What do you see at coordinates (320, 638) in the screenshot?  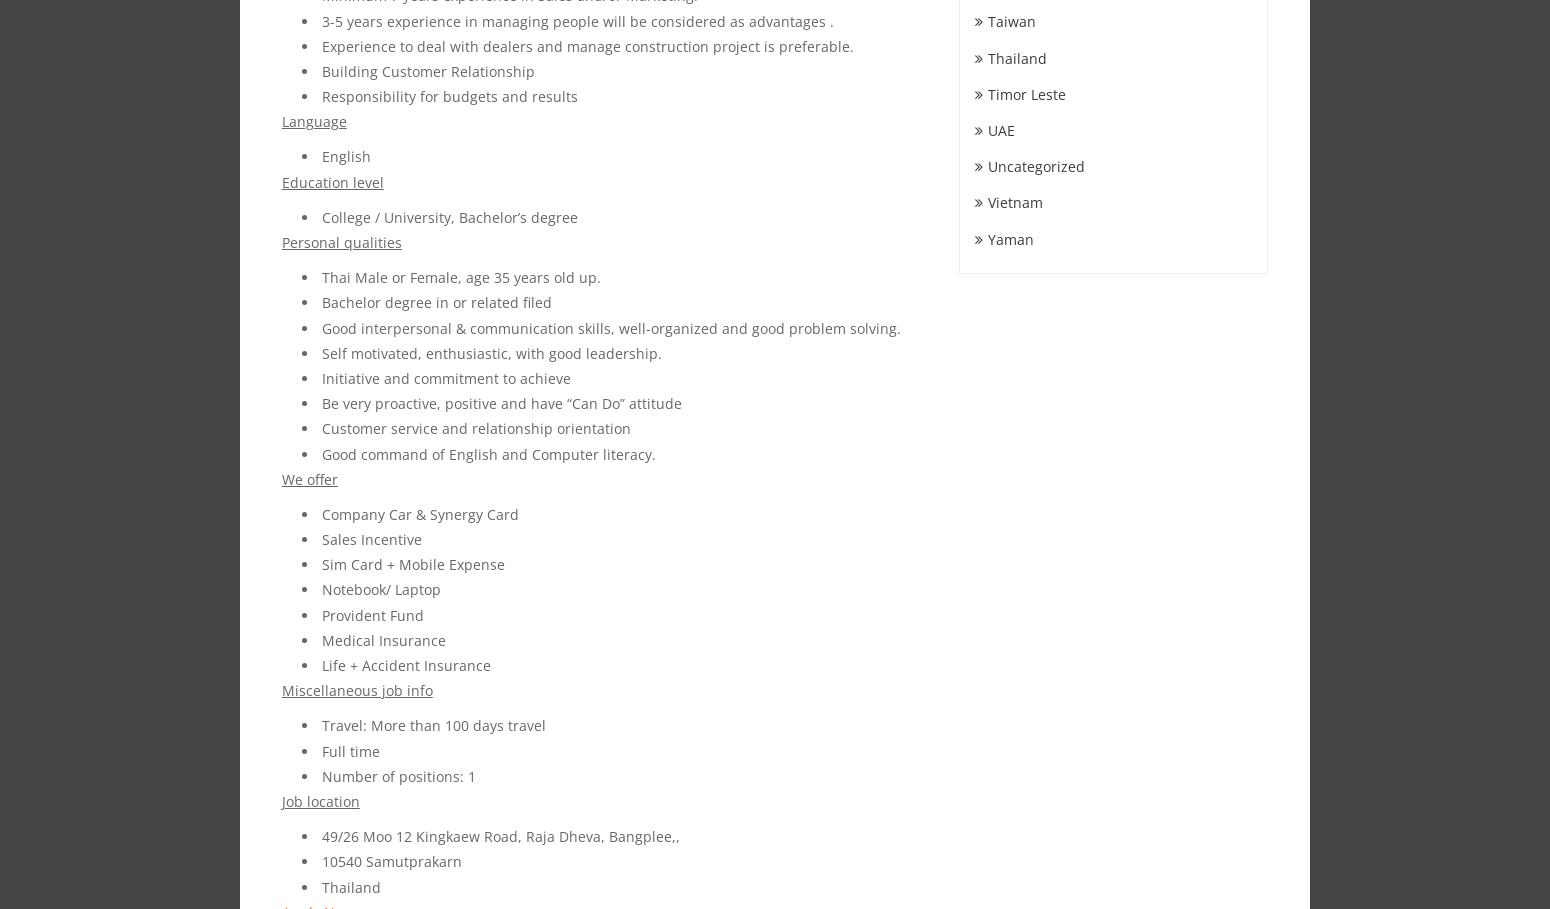 I see `'Medical Insurance'` at bounding box center [320, 638].